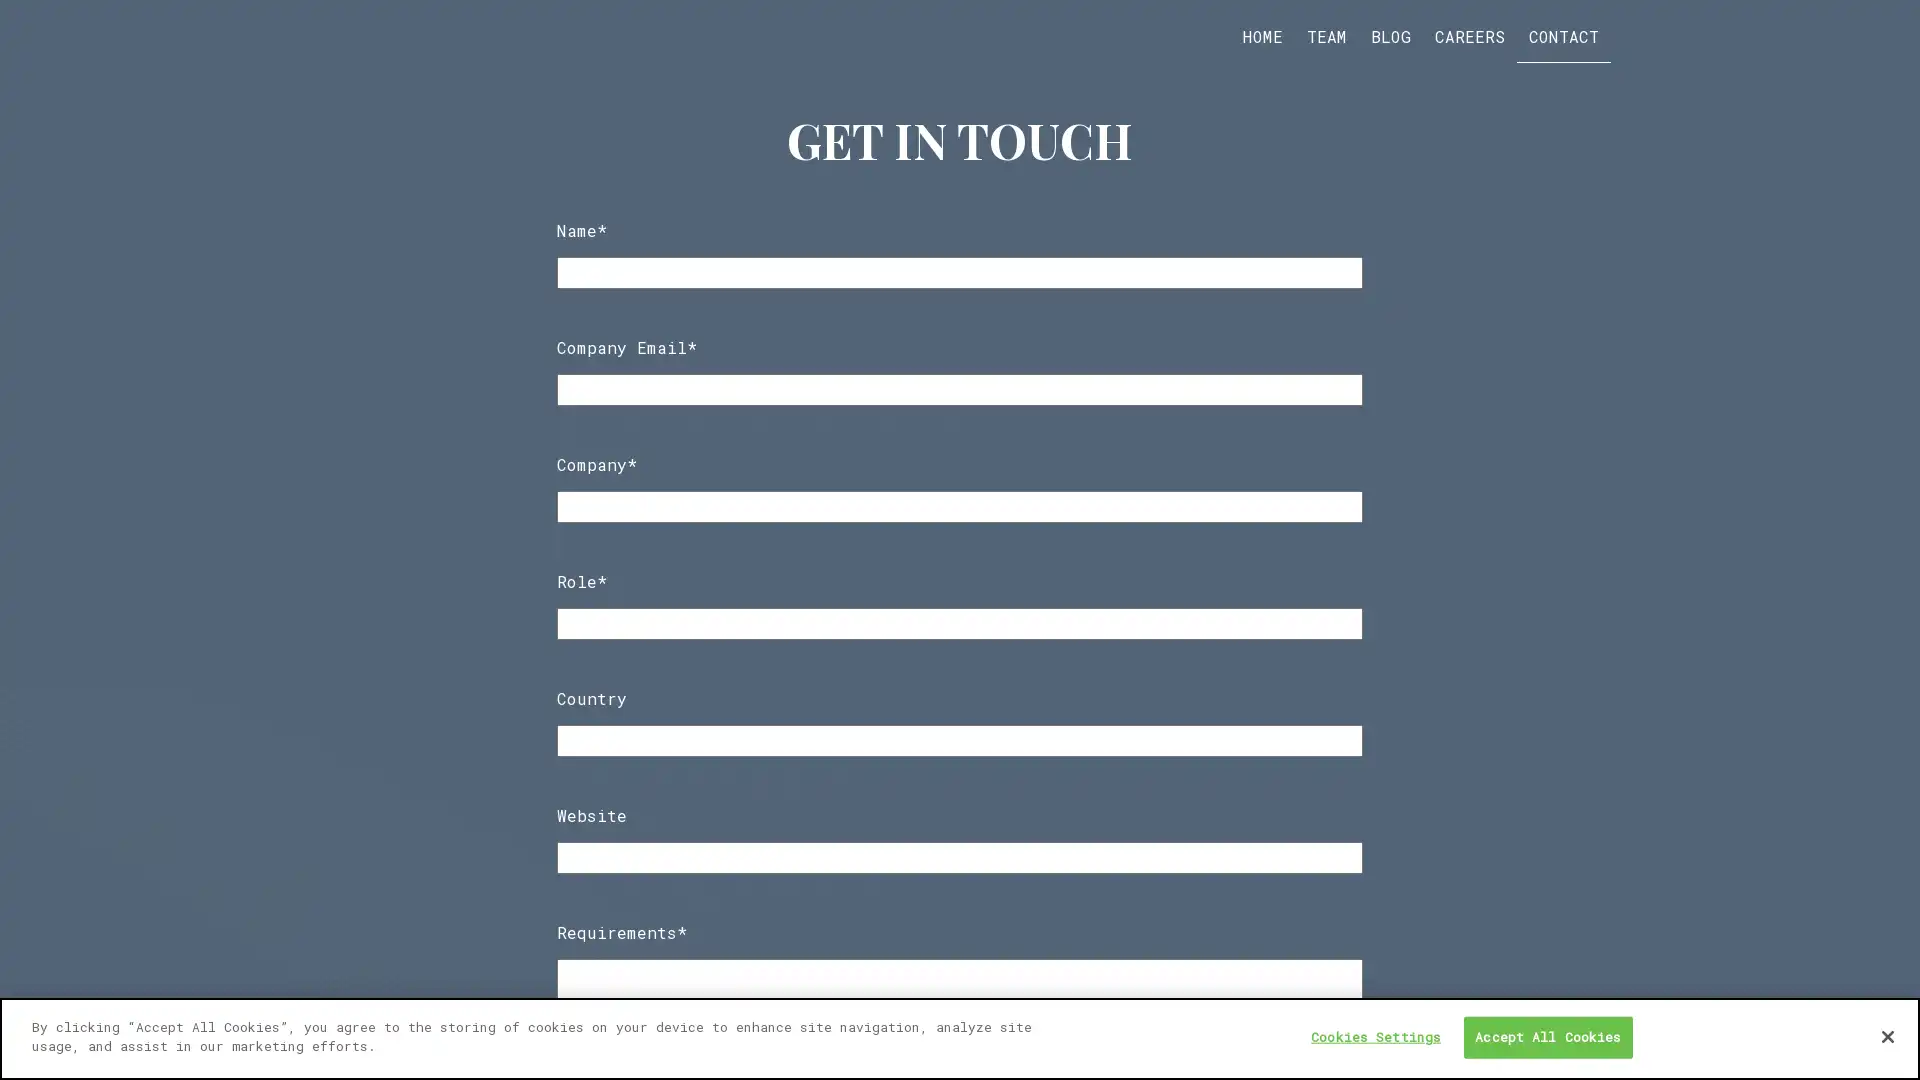 The image size is (1920, 1080). What do you see at coordinates (1886, 1035) in the screenshot?
I see `Close` at bounding box center [1886, 1035].